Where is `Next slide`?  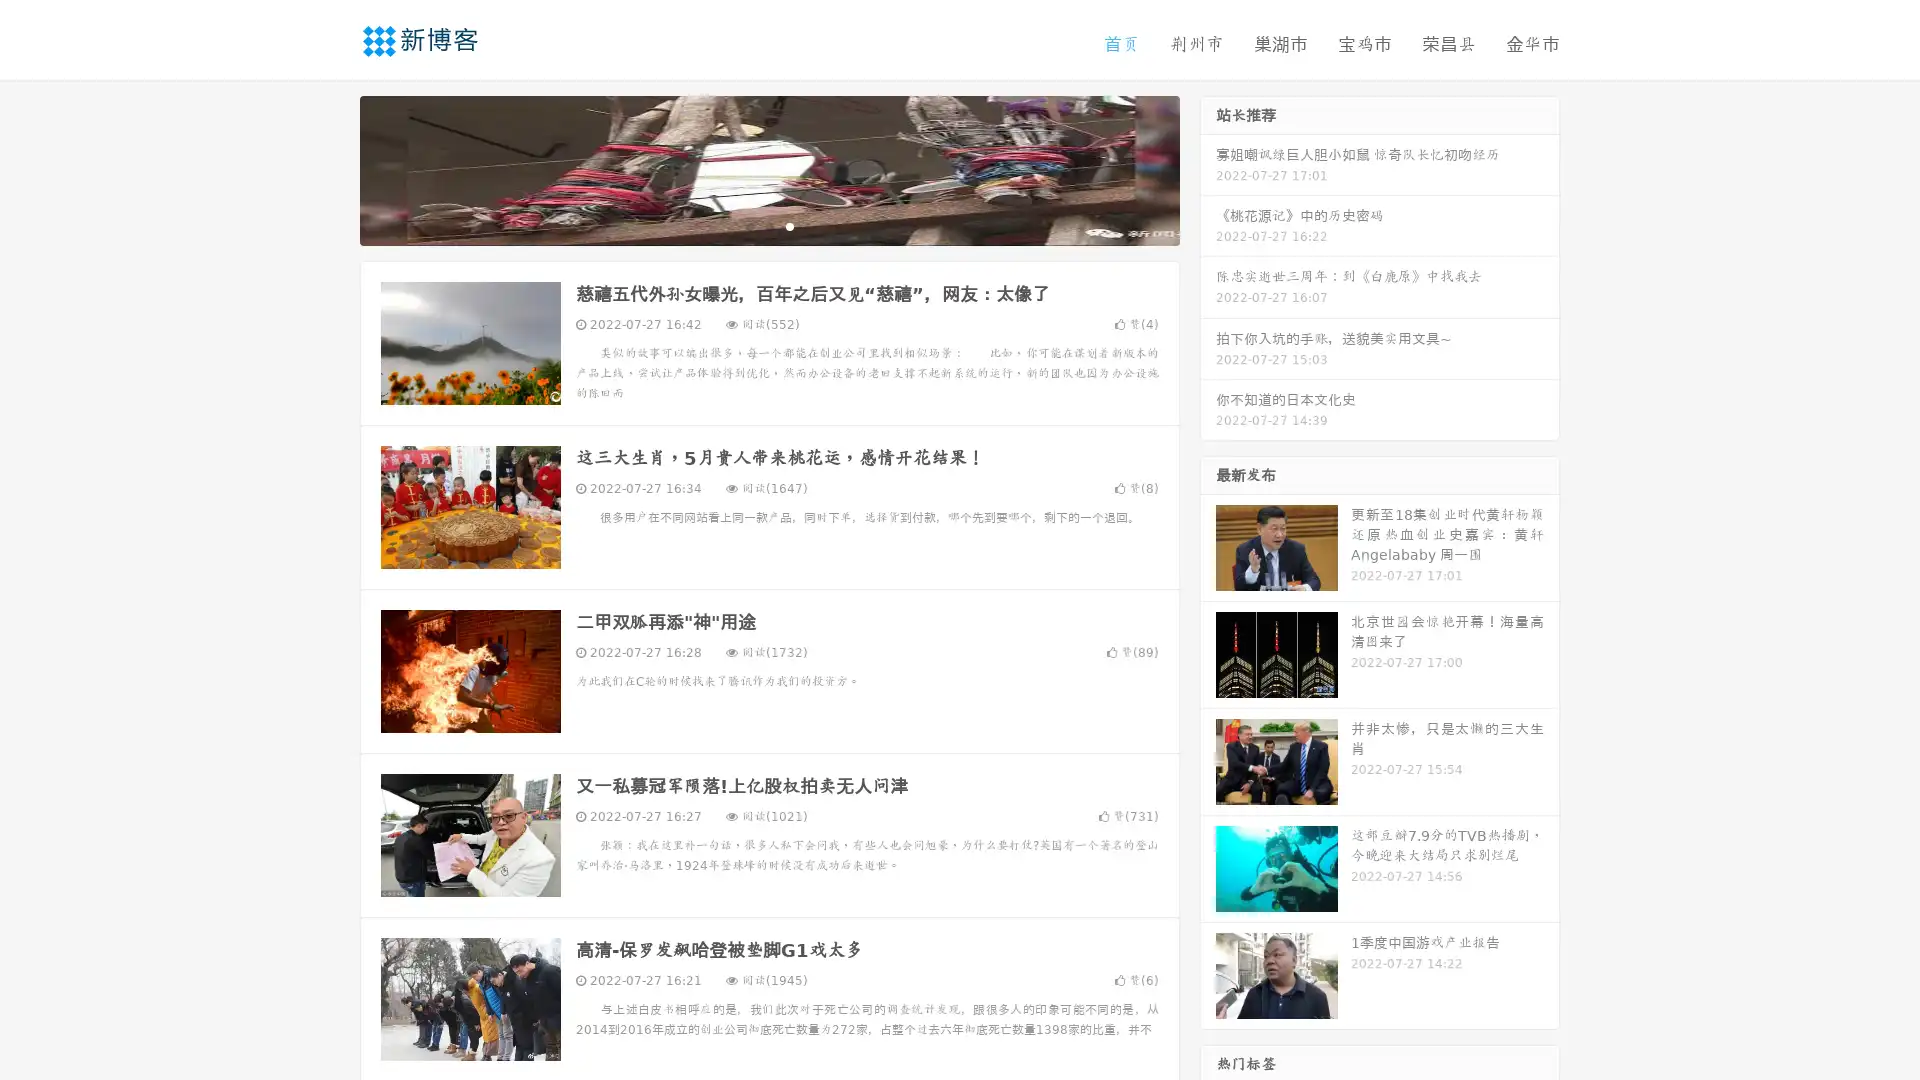 Next slide is located at coordinates (1208, 168).